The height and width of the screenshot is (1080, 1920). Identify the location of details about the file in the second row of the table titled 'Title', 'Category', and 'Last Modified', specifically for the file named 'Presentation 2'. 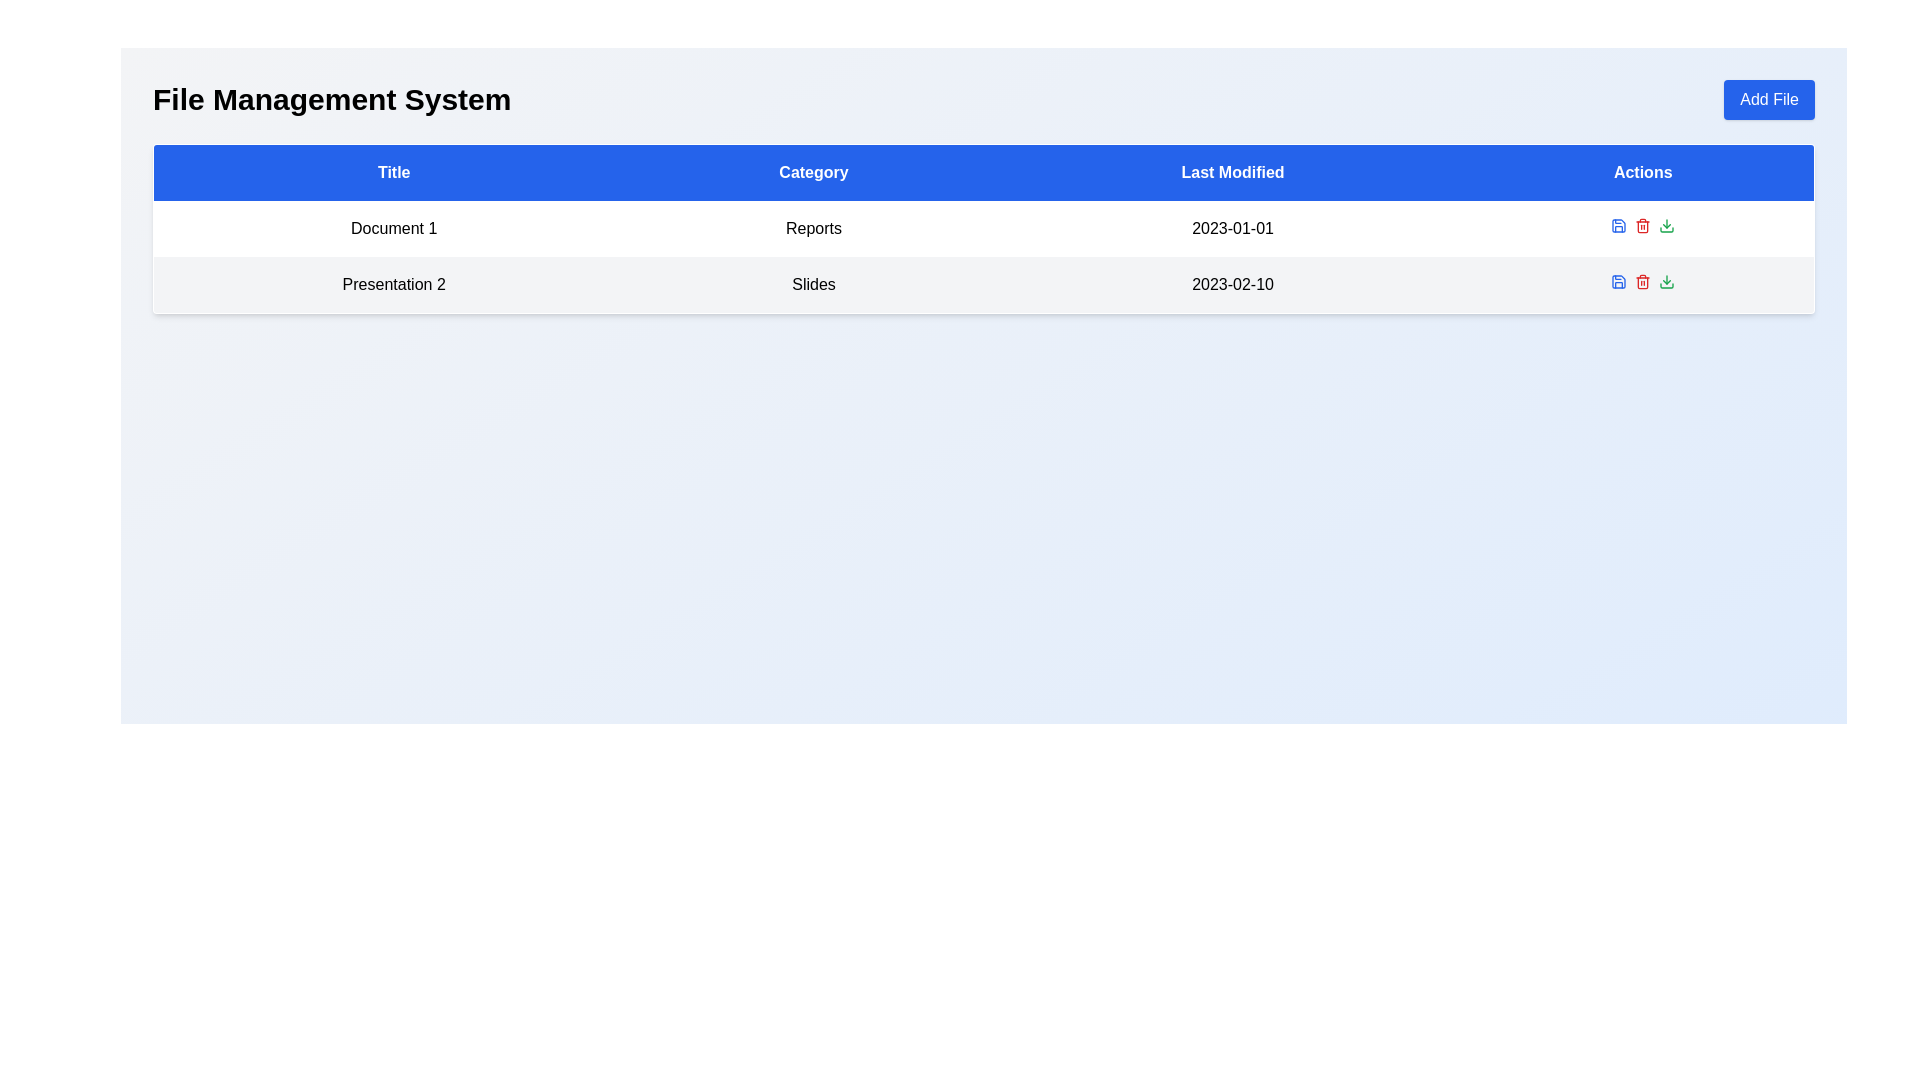
(983, 285).